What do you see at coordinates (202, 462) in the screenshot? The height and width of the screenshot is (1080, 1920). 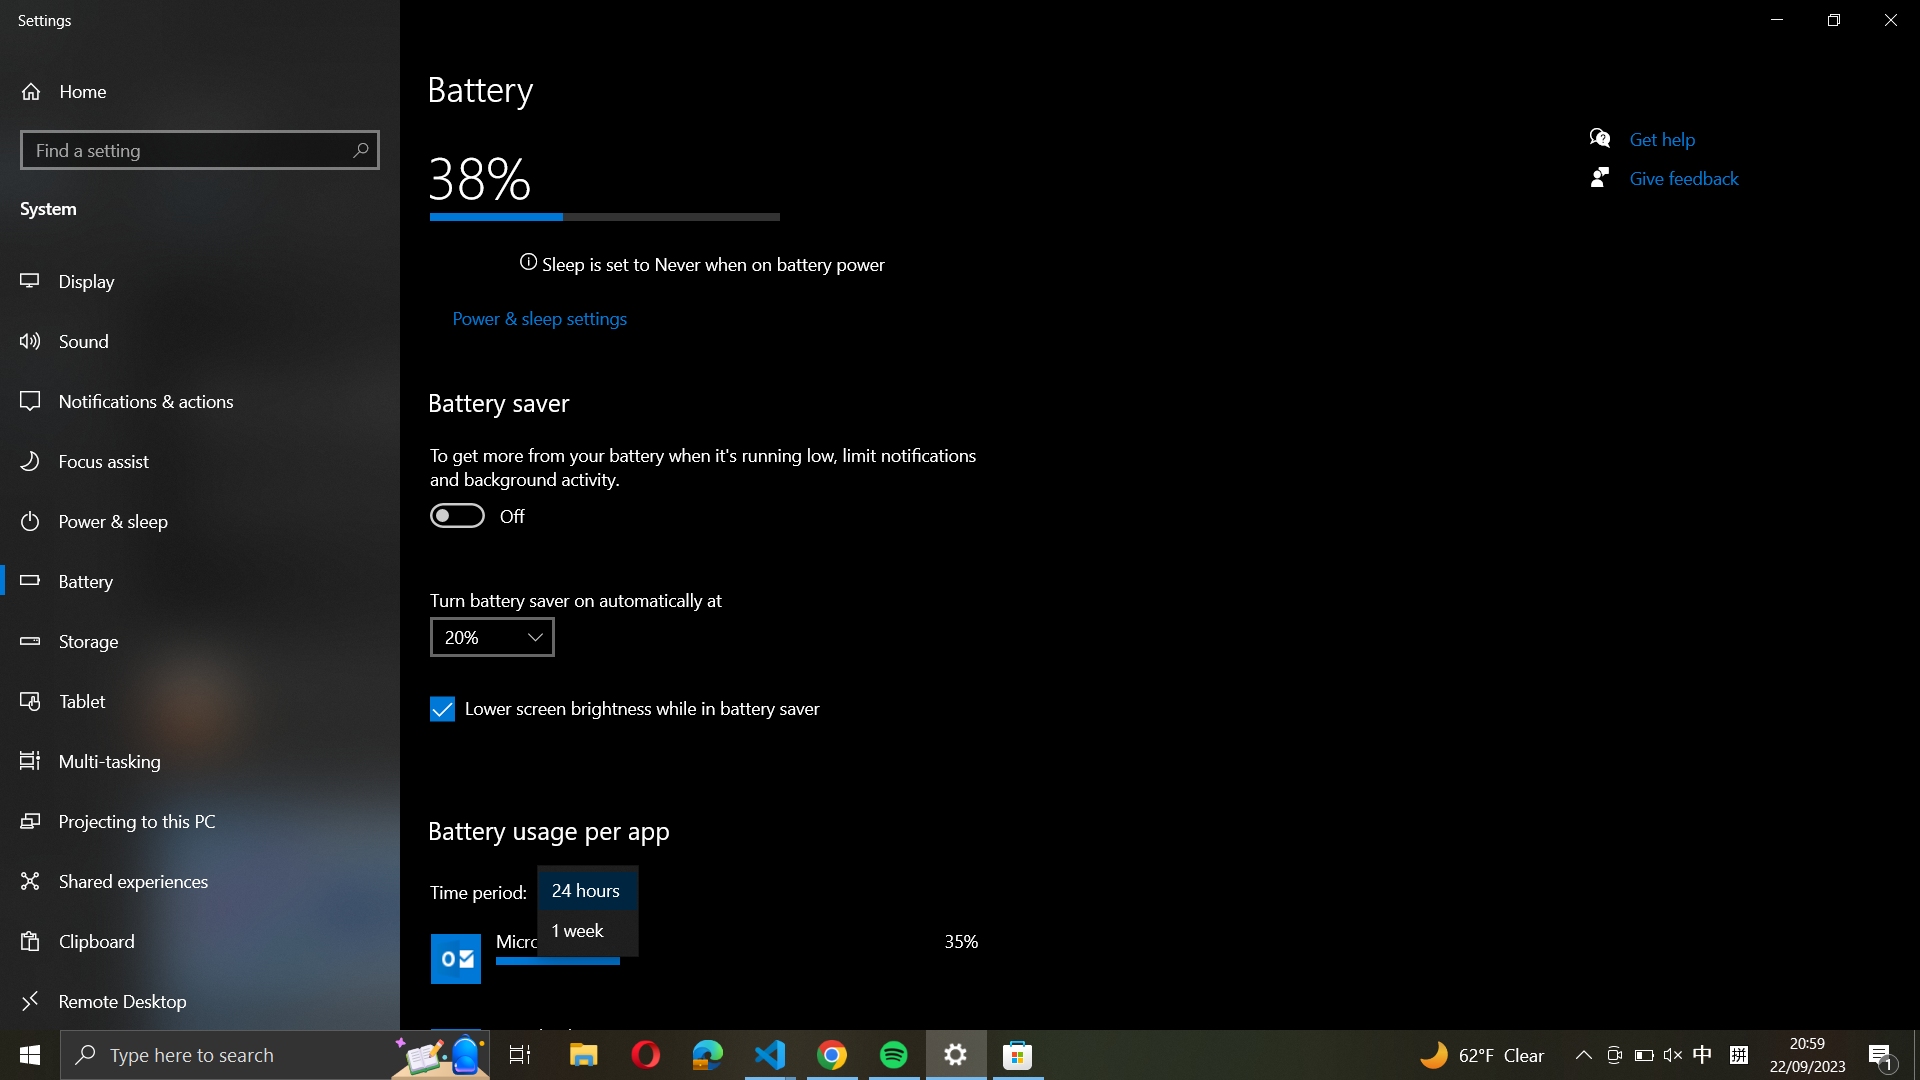 I see `the Focus assist settings from the left sidebar` at bounding box center [202, 462].